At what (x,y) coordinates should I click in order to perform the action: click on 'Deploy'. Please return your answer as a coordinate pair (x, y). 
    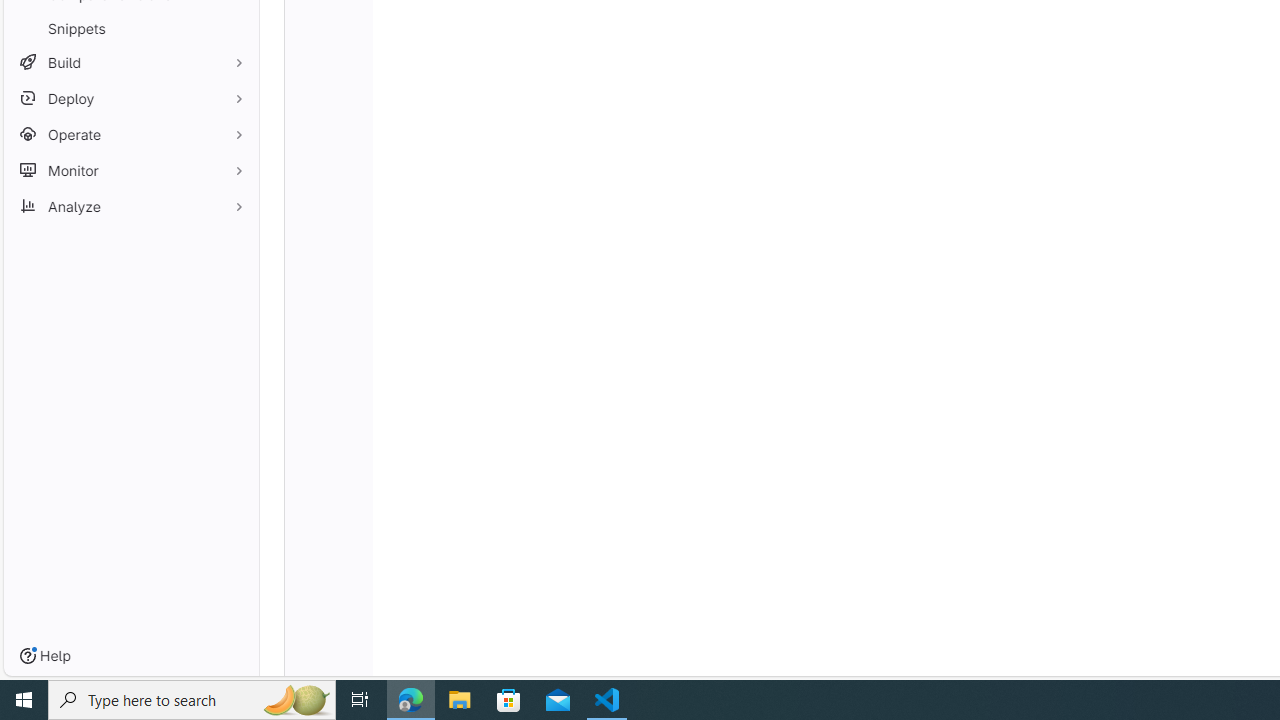
    Looking at the image, I should click on (130, 98).